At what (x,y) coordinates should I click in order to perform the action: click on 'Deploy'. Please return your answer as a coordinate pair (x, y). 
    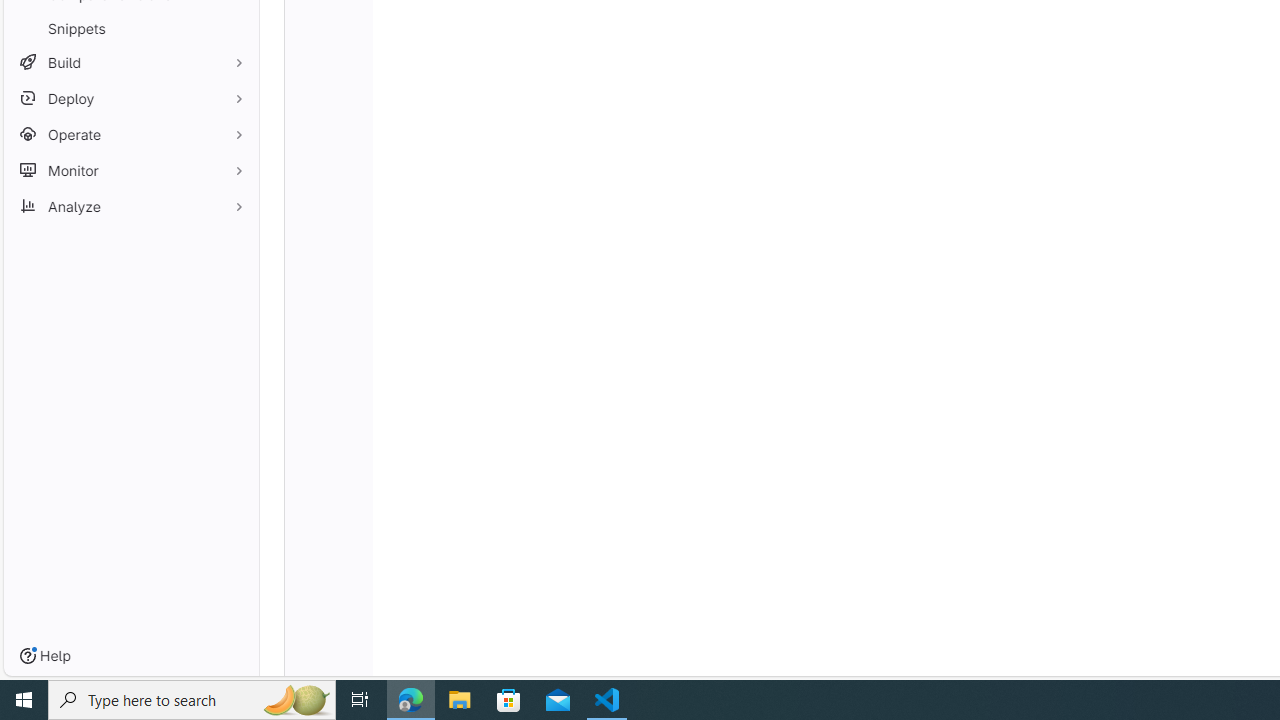
    Looking at the image, I should click on (130, 98).